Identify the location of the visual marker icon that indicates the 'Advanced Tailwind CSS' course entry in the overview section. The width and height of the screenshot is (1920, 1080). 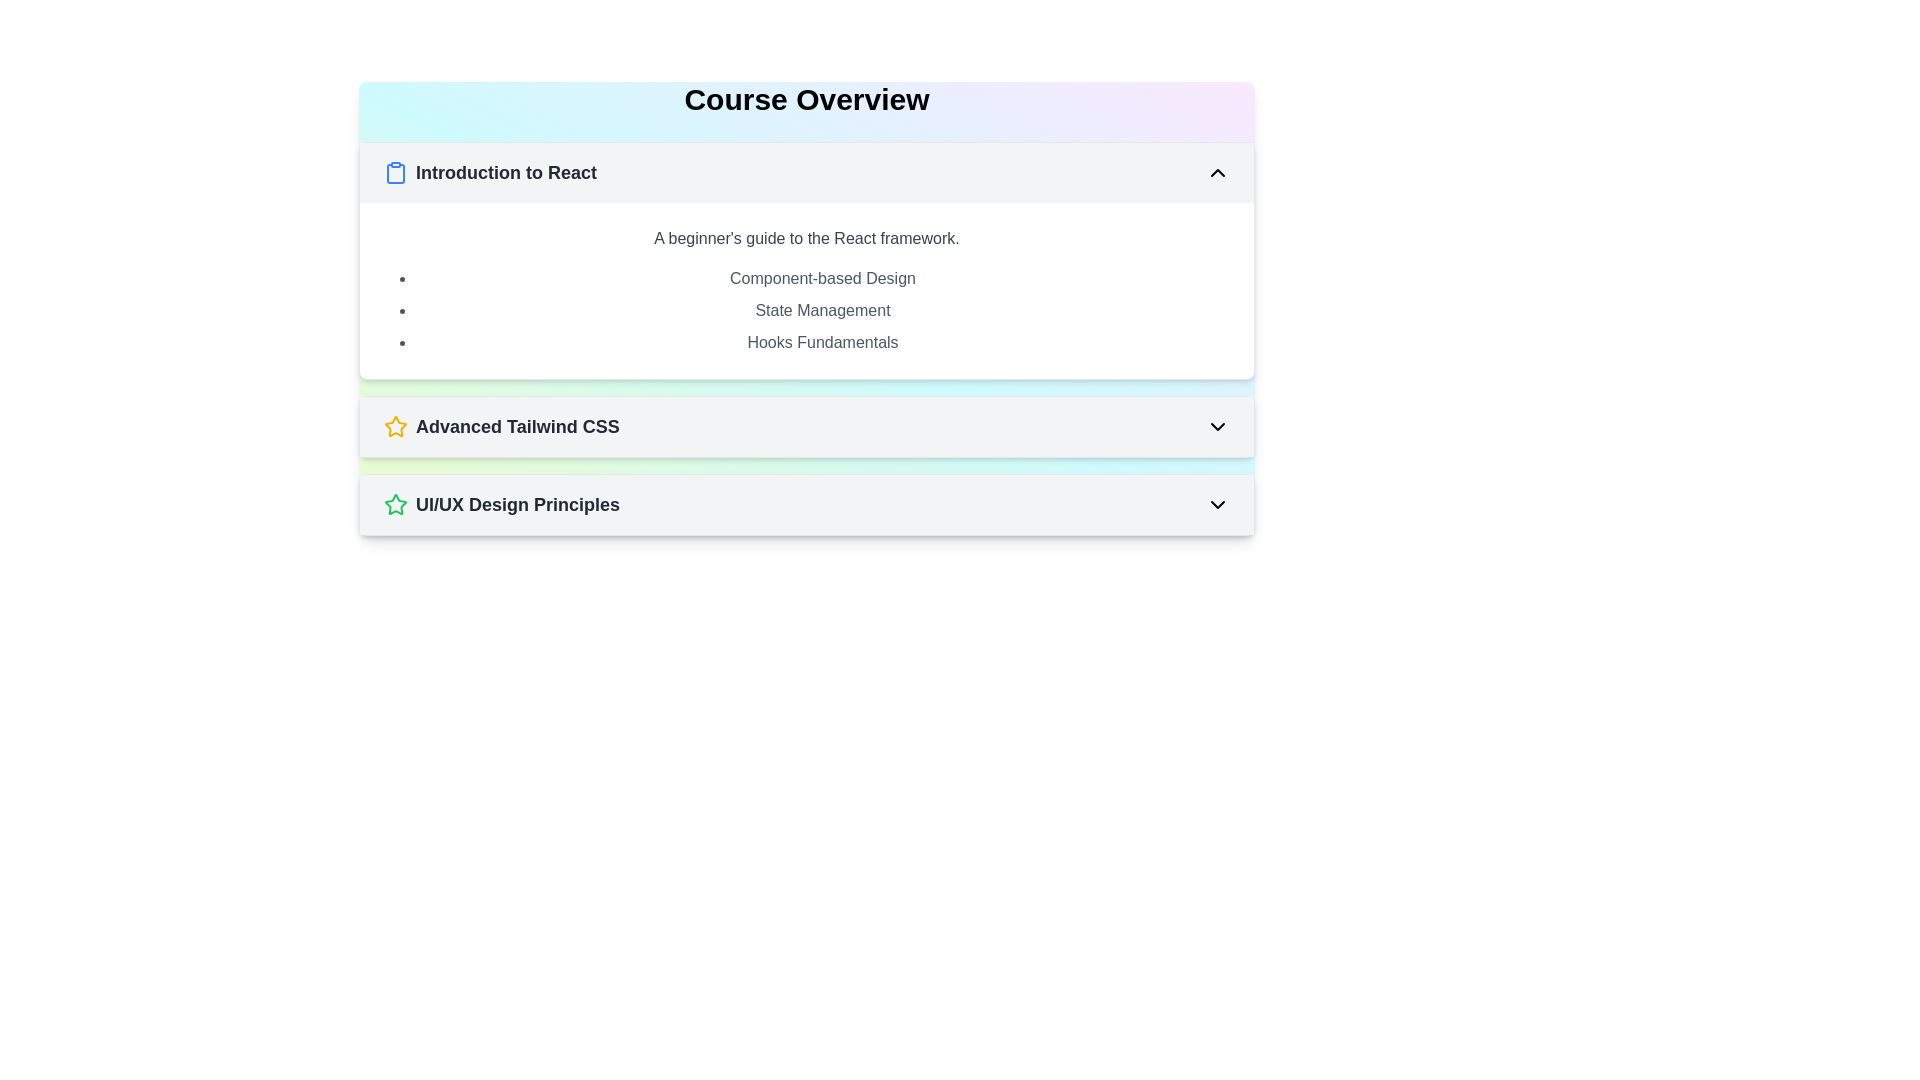
(395, 426).